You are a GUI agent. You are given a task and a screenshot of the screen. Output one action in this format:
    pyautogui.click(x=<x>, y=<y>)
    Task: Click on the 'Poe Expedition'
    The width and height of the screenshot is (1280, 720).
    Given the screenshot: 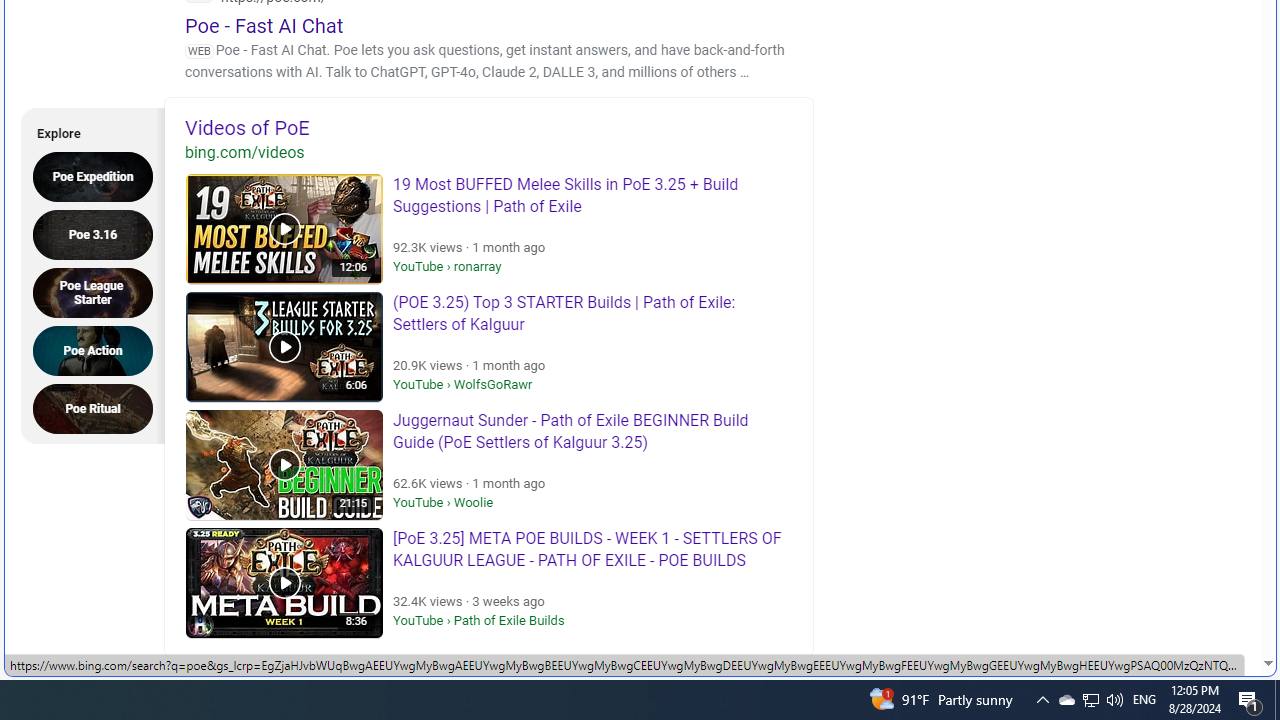 What is the action you would take?
    pyautogui.click(x=98, y=175)
    